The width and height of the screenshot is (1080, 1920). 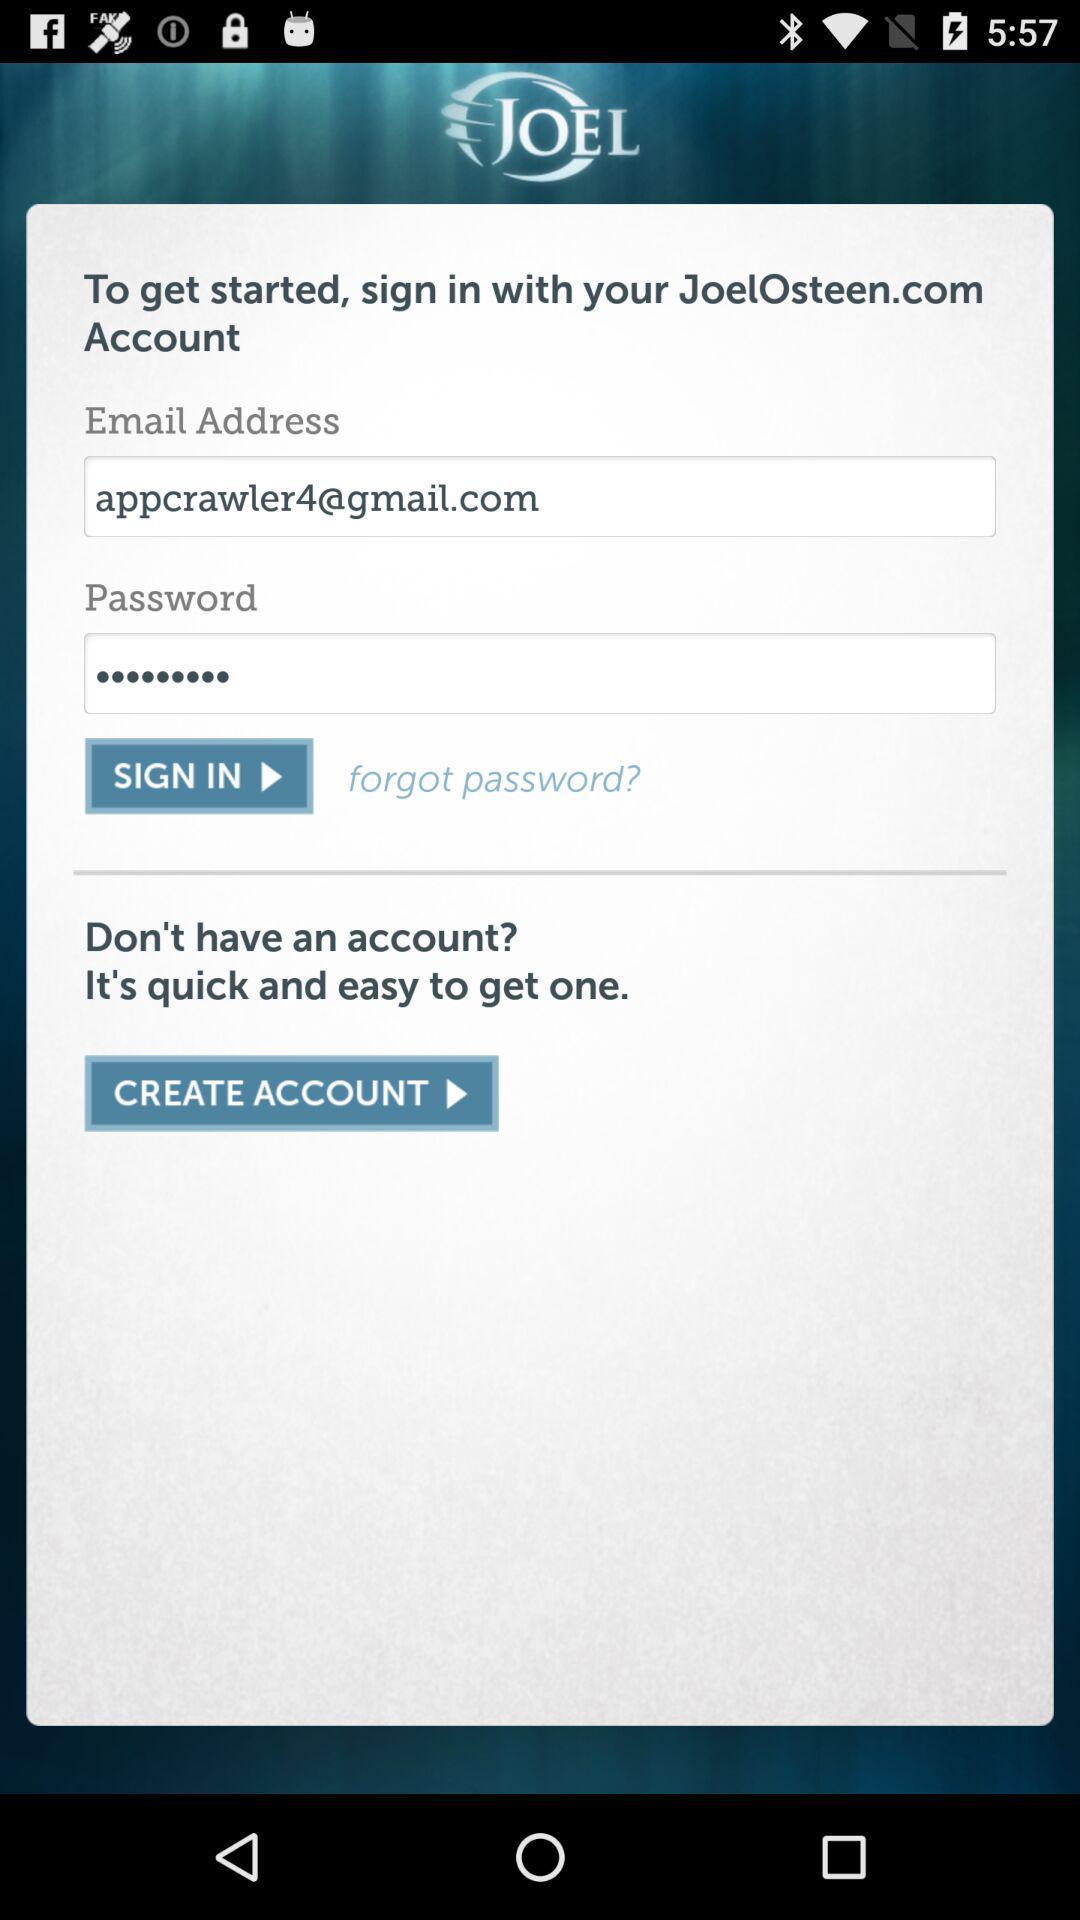 What do you see at coordinates (198, 775) in the screenshot?
I see `the icon next to forgot password? icon` at bounding box center [198, 775].